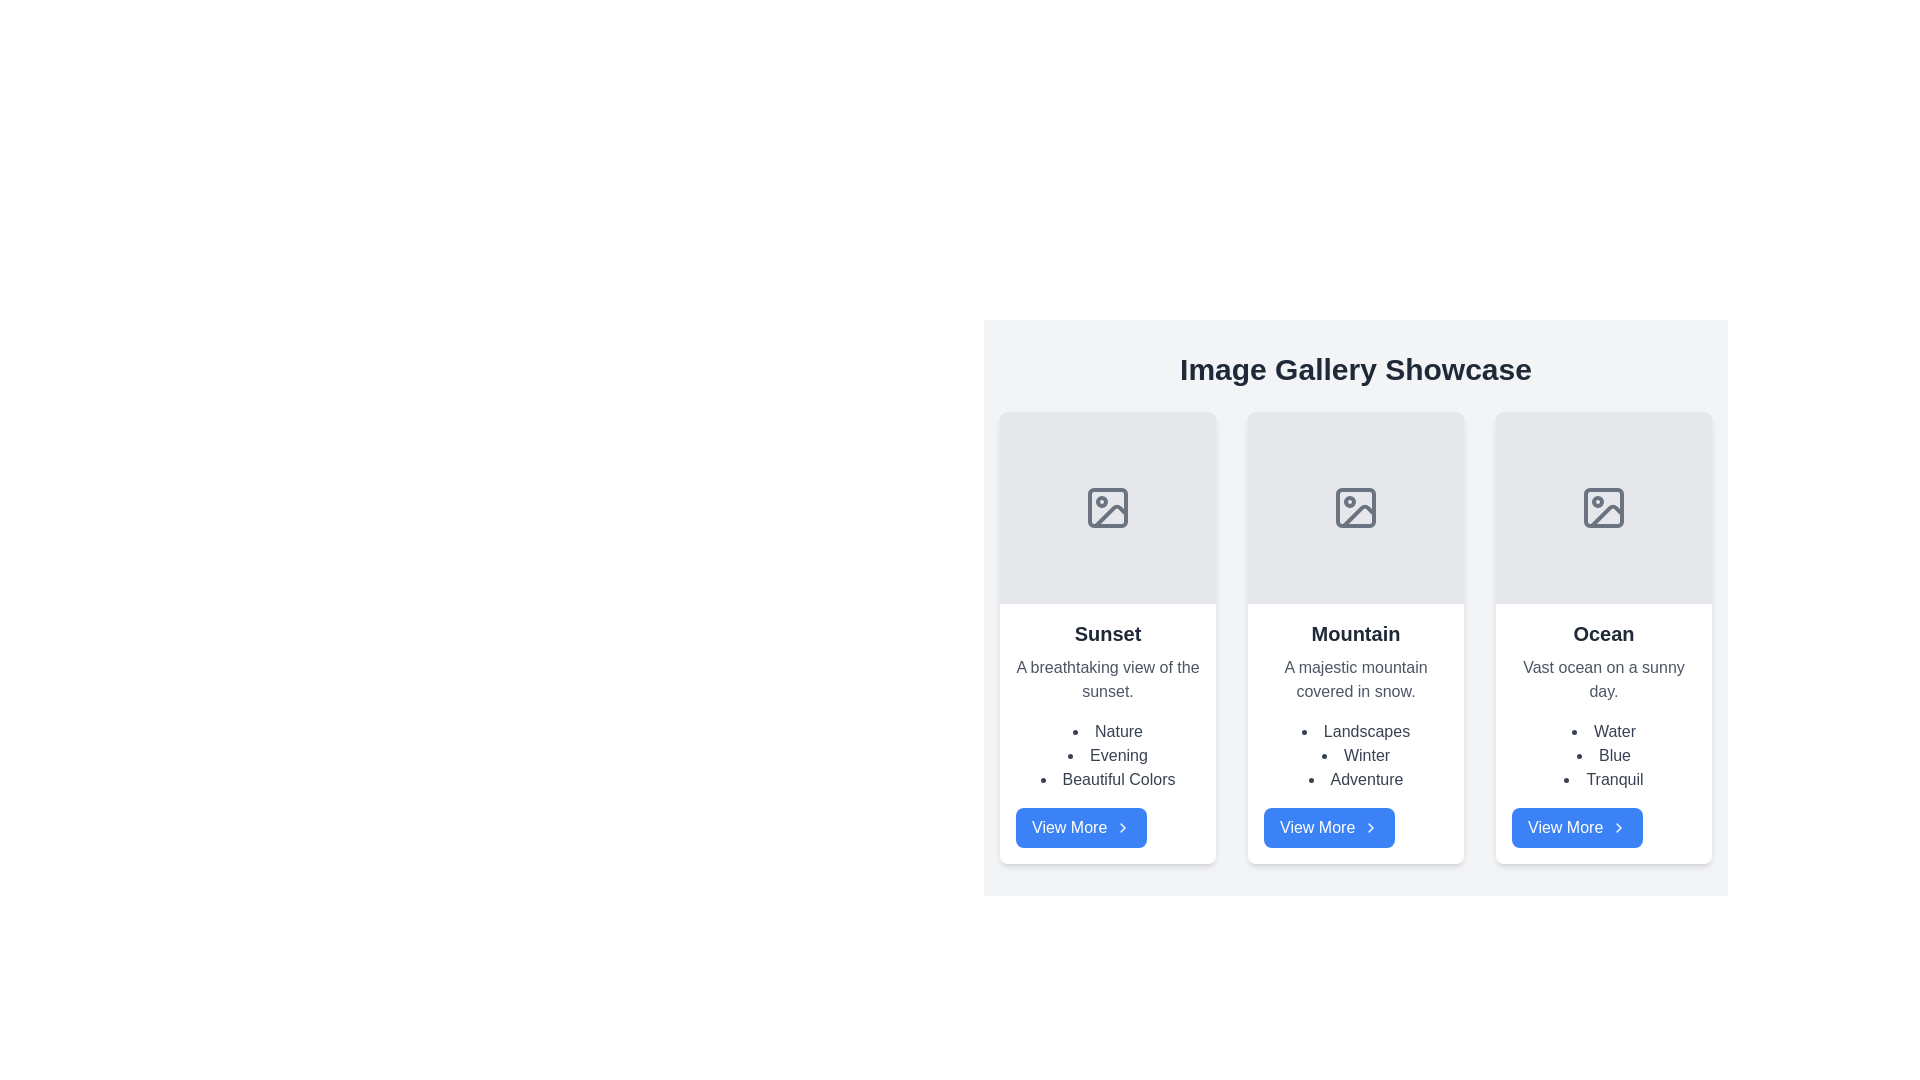  I want to click on the descriptive Text block that provides information about the ocean scene, located below the title 'Ocean' and above the list starting with 'Water', so click(1603, 678).